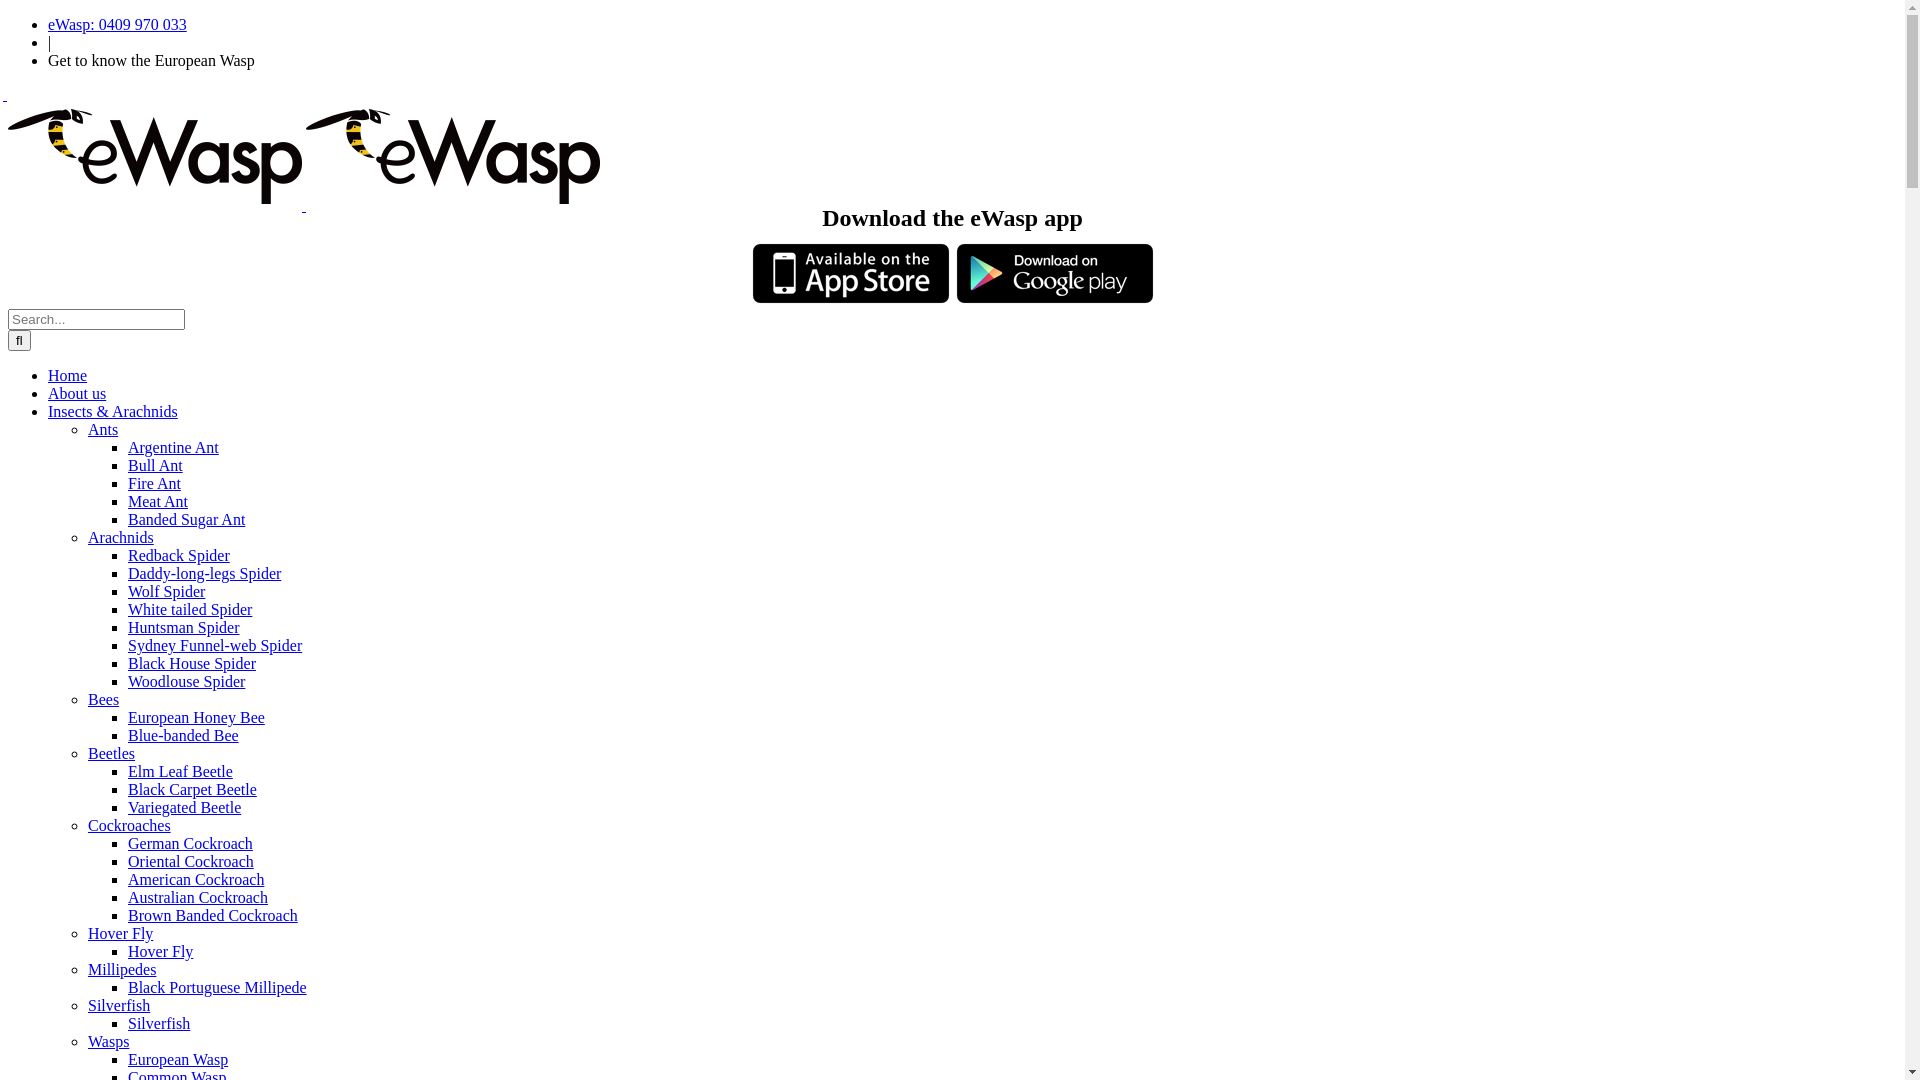 Image resolution: width=1920 pixels, height=1080 pixels. I want to click on 'About us', so click(76, 393).